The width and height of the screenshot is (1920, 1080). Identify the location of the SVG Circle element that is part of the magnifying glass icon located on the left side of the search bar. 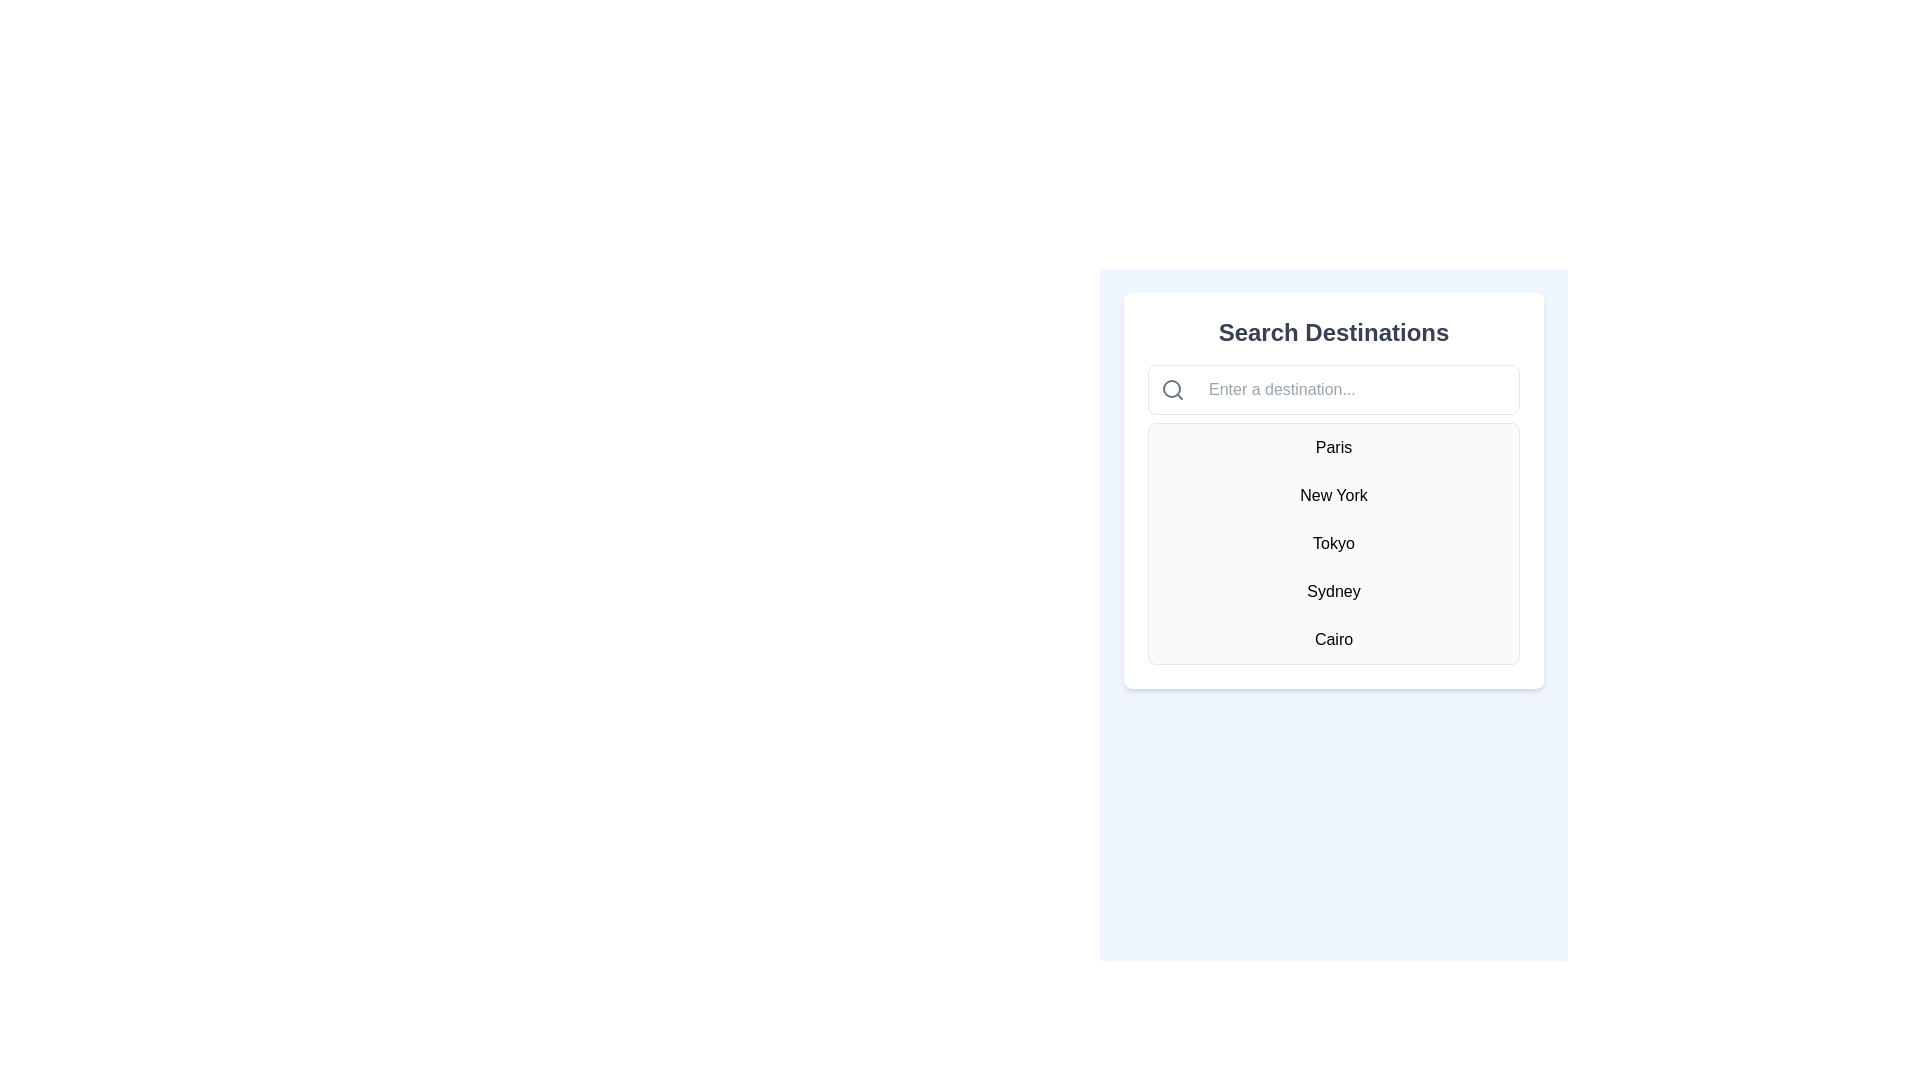
(1171, 389).